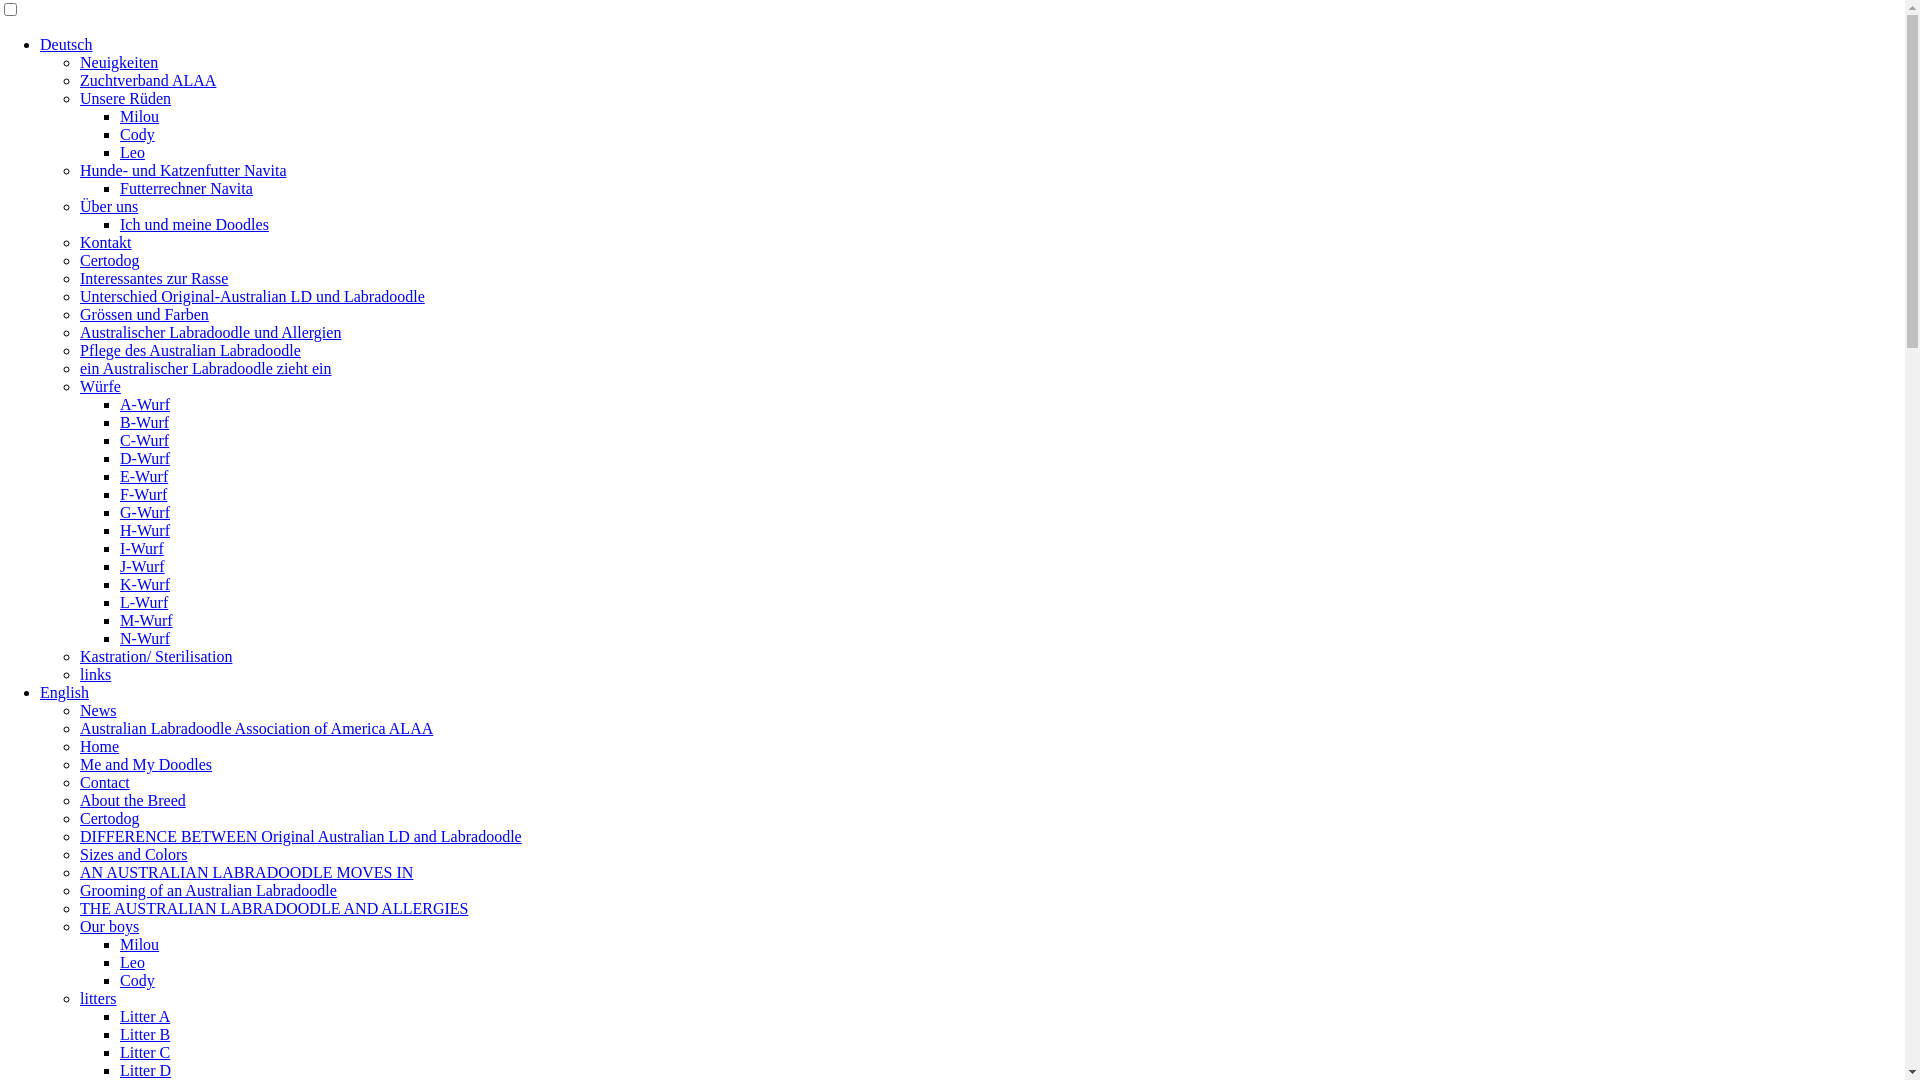 The width and height of the screenshot is (1920, 1080). I want to click on 'K-Wurf', so click(119, 584).